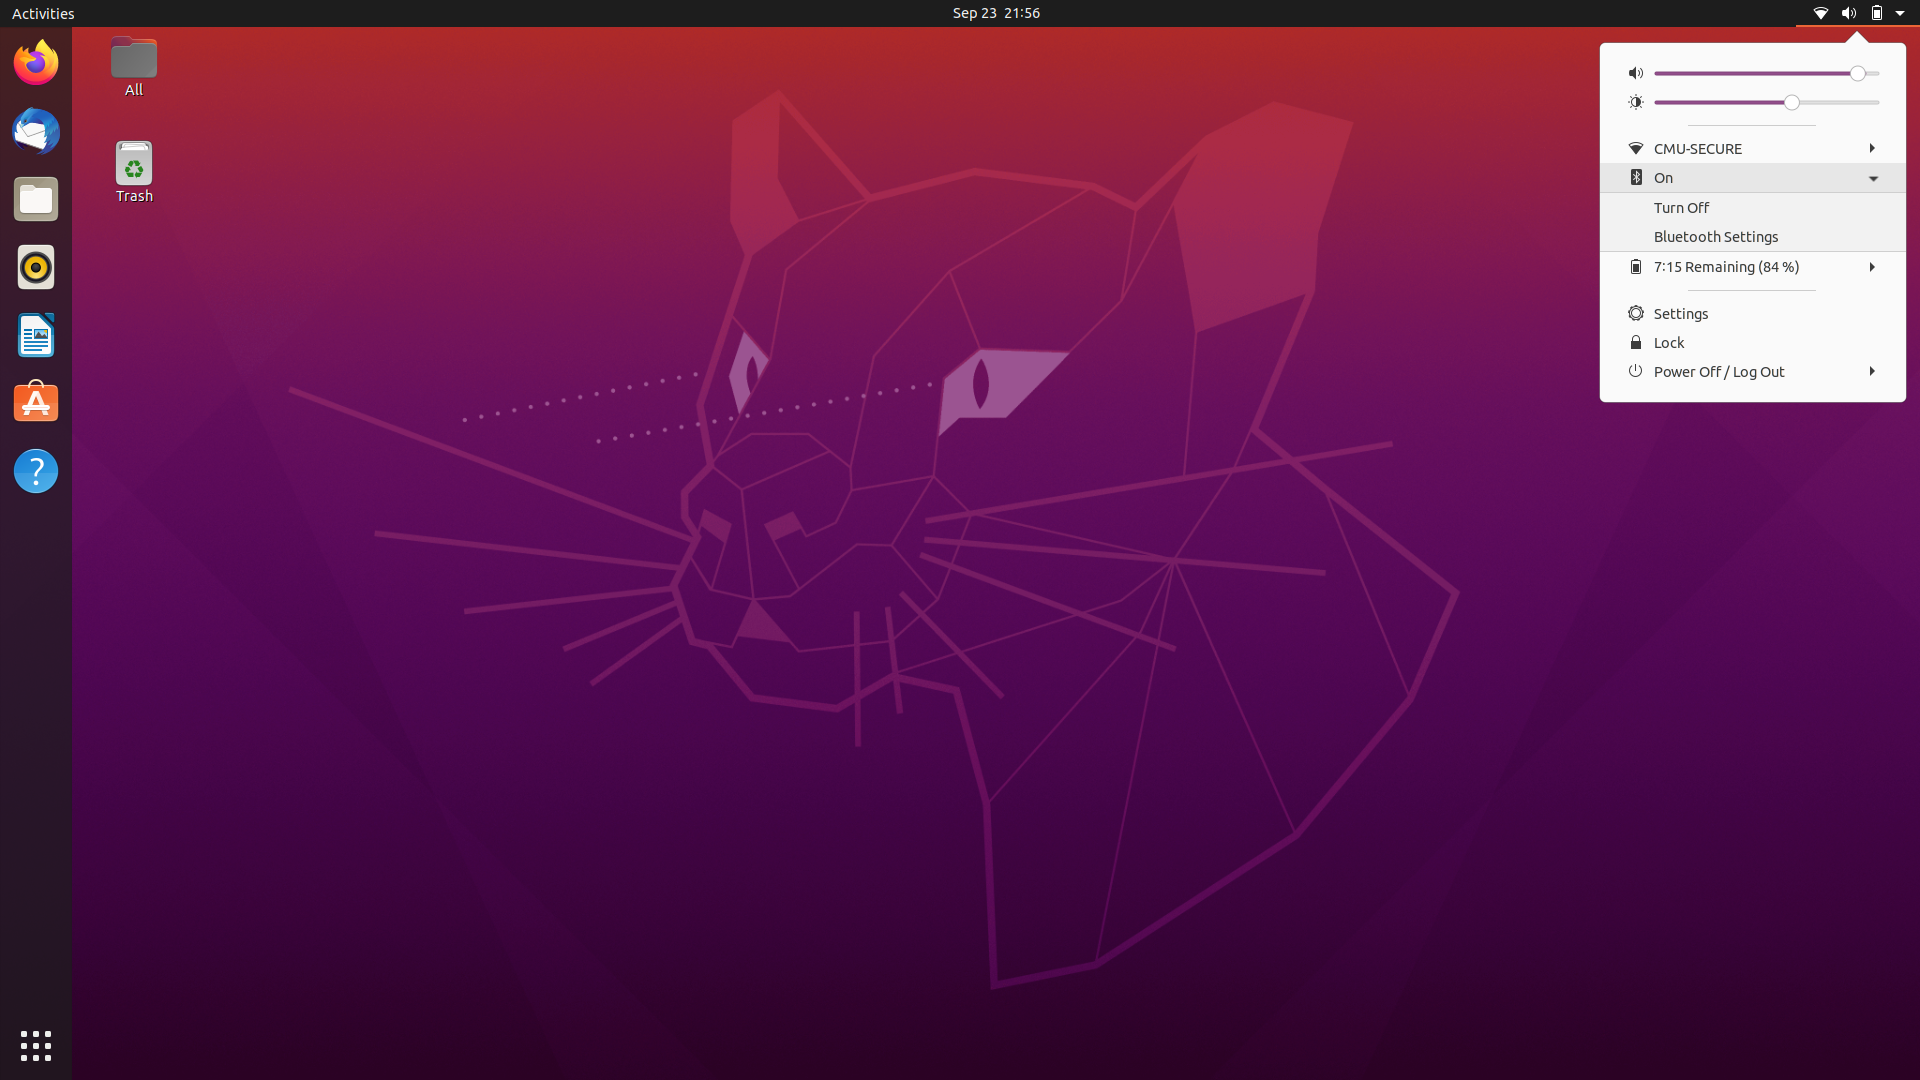  Describe the element at coordinates (35, 131) in the screenshot. I see `Mail App` at that location.